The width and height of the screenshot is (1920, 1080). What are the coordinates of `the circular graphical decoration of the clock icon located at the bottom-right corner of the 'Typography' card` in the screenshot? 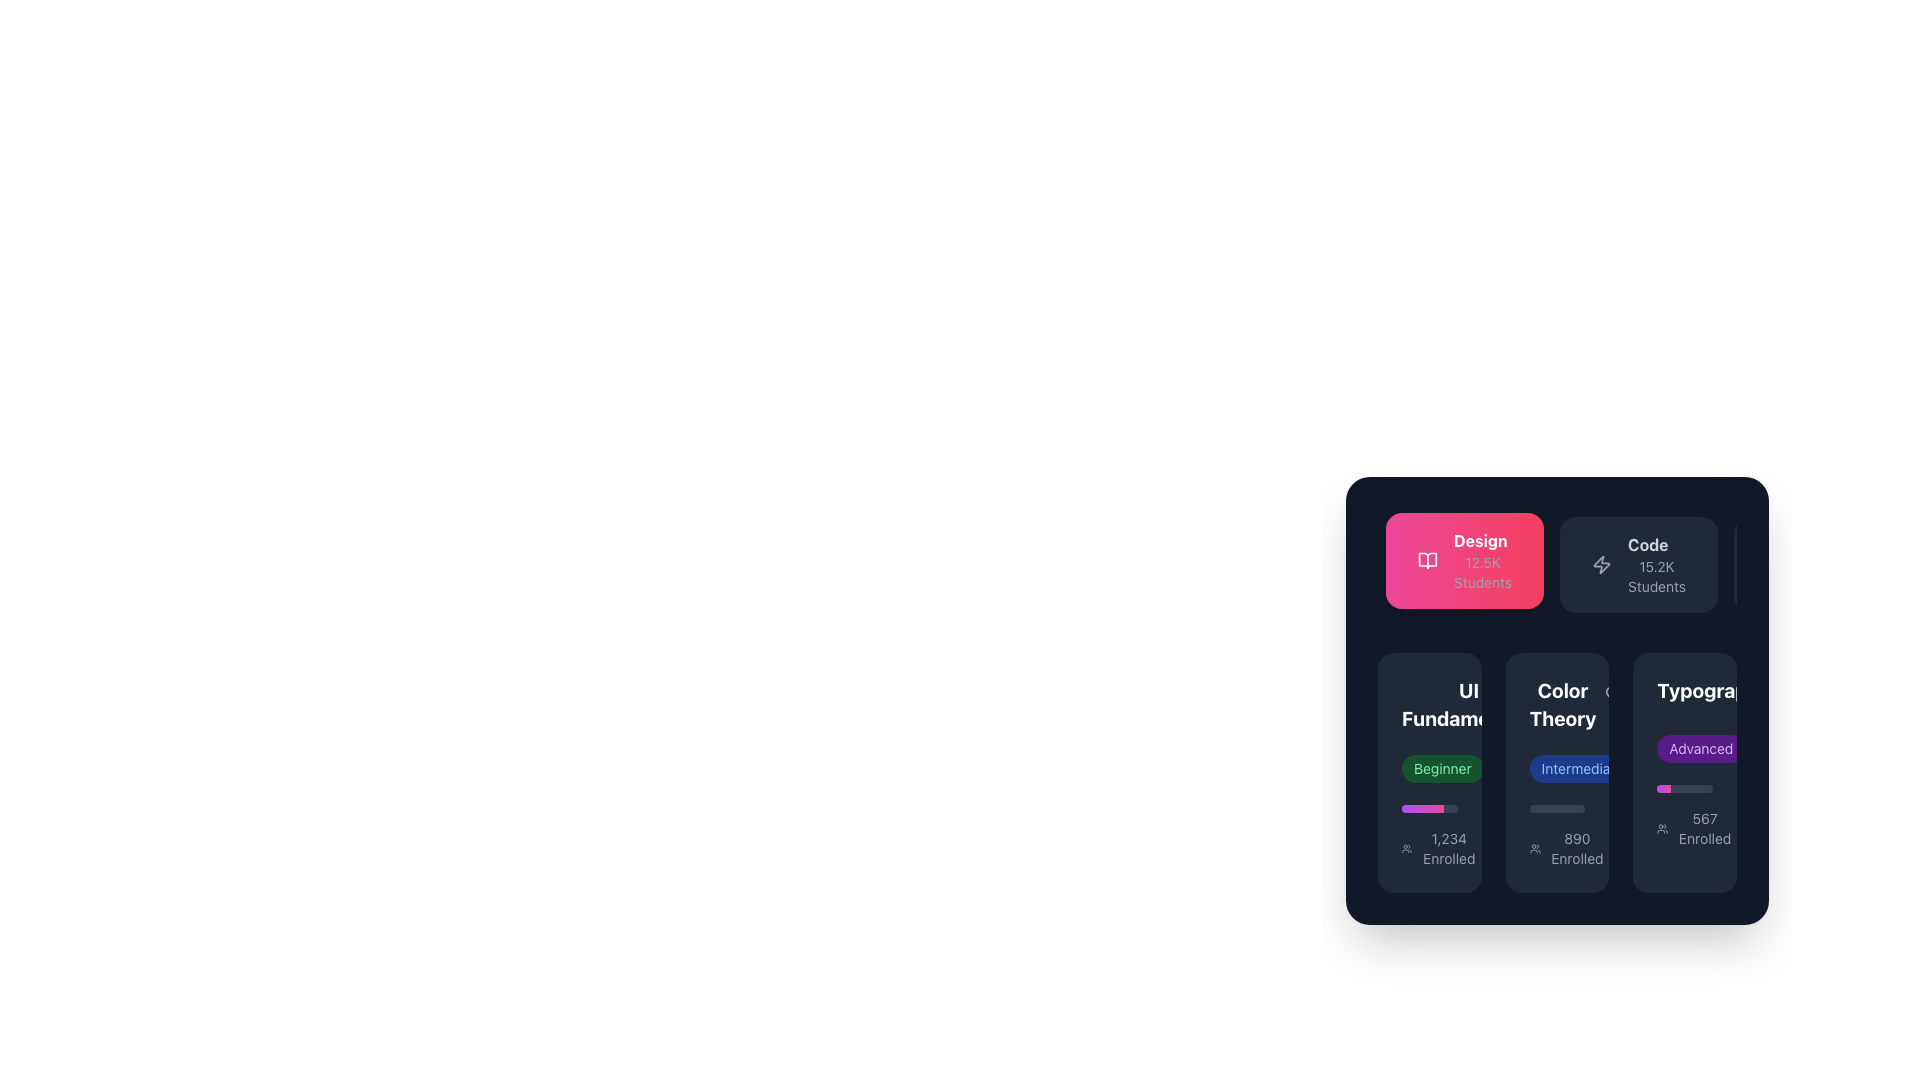 It's located at (1766, 748).